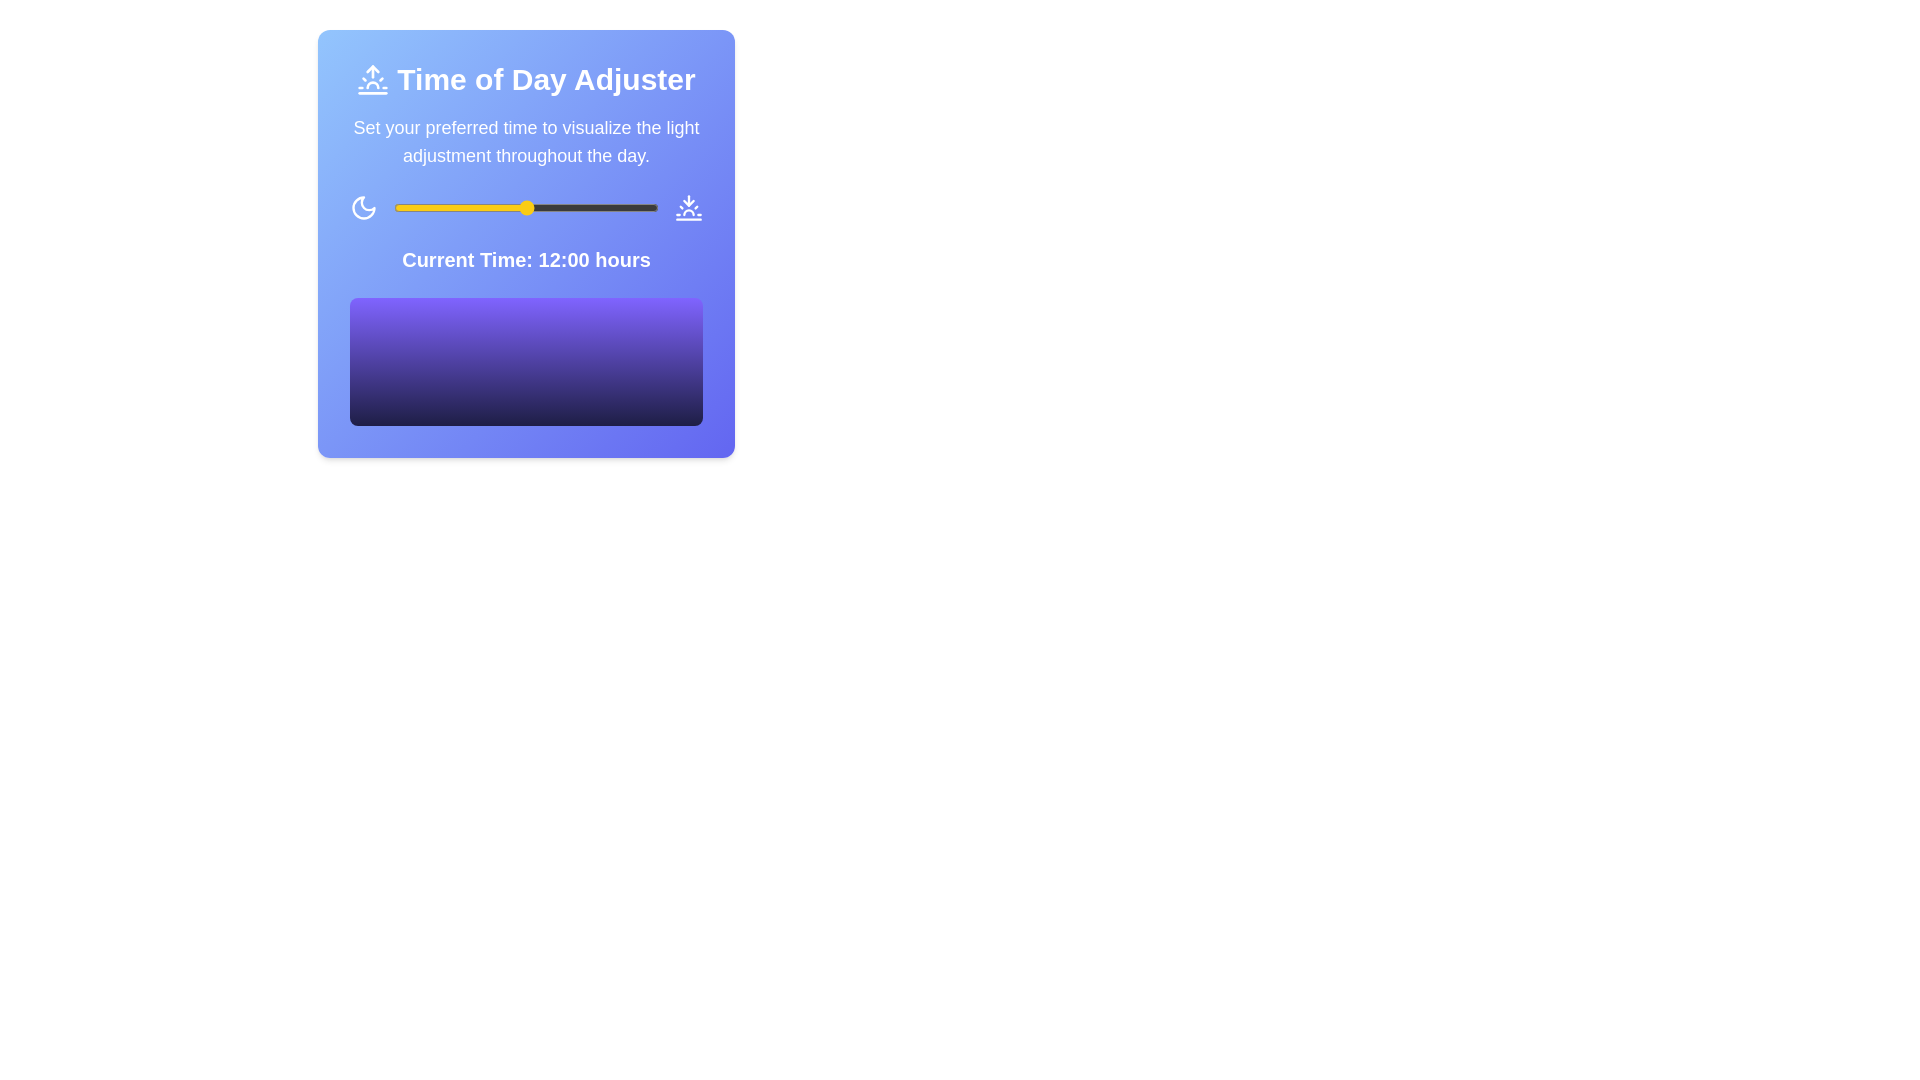 This screenshot has height=1080, width=1920. What do you see at coordinates (548, 208) in the screenshot?
I see `the time slider to 14 hours to observe the gradient visualization` at bounding box center [548, 208].